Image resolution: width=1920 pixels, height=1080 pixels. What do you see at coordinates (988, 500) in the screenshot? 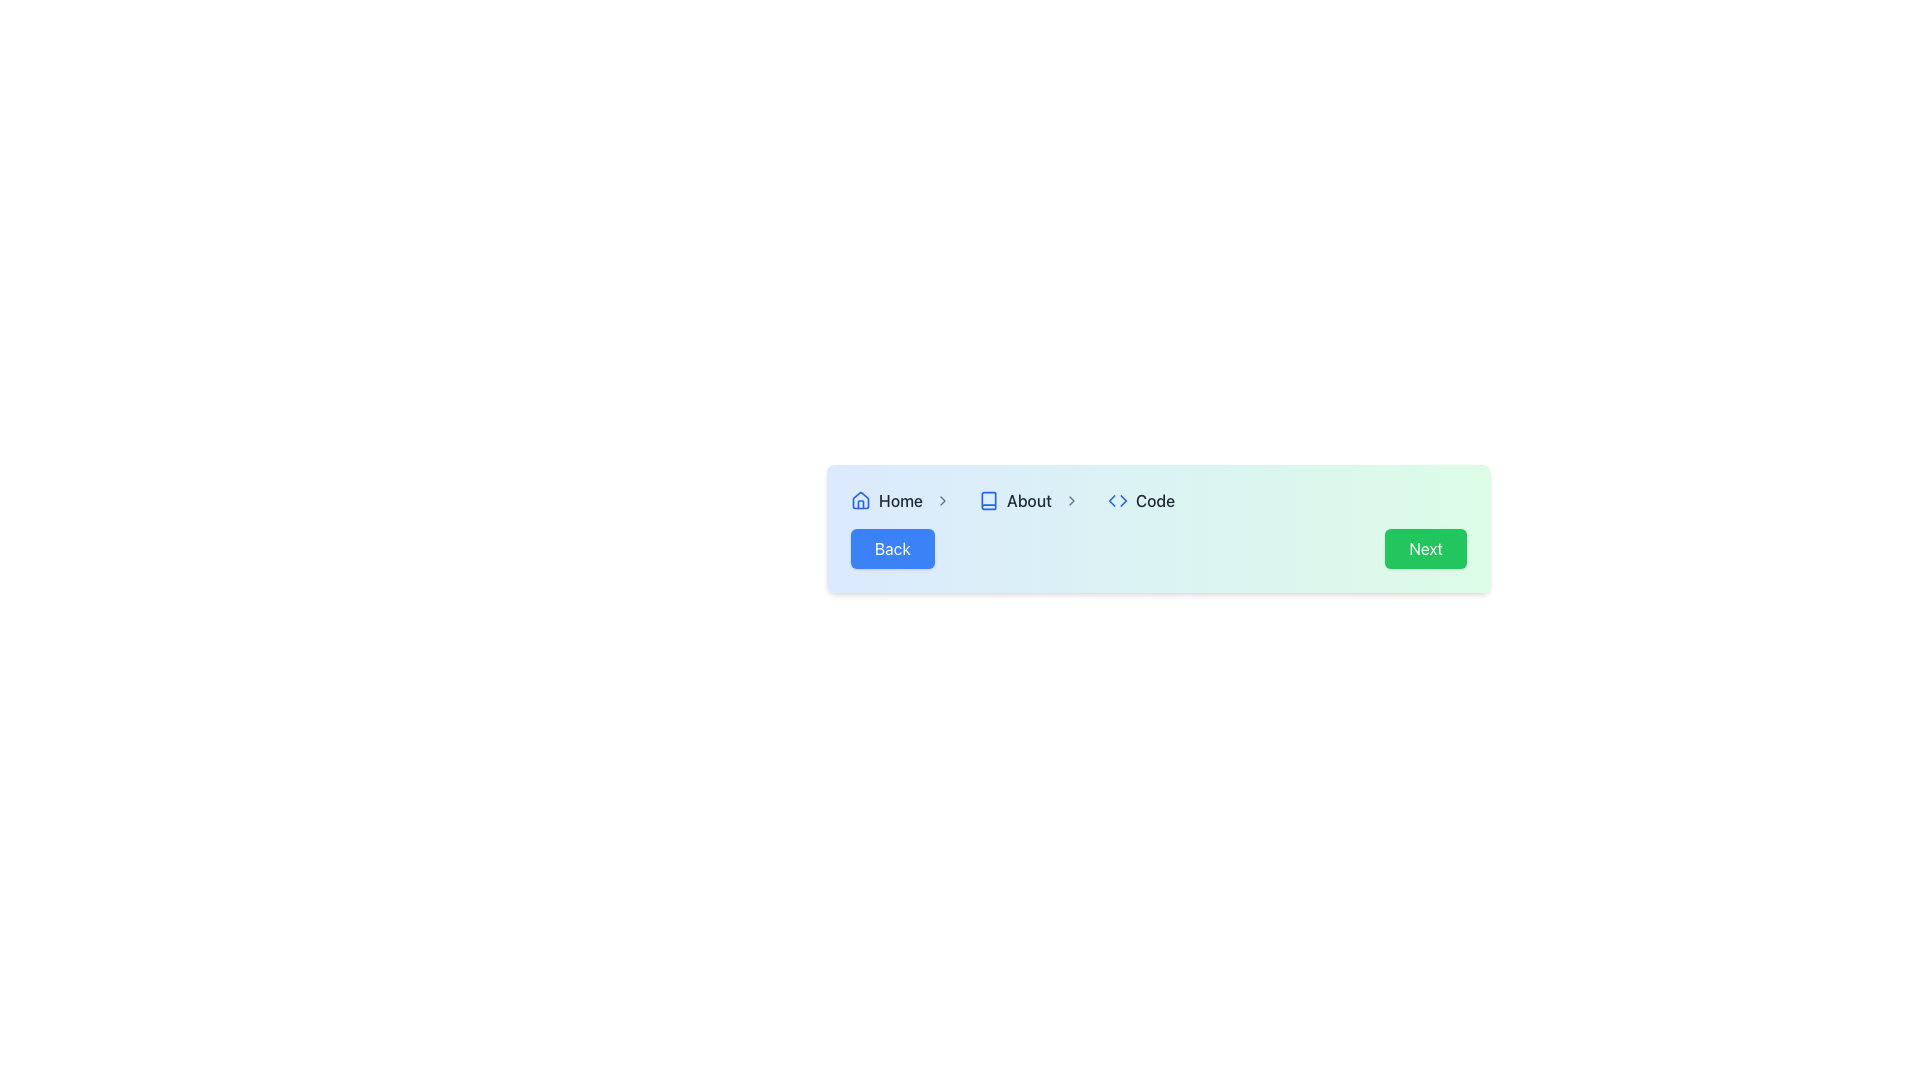
I see `the 'About' icon in the breadcrumb navigation bar, which is located to the left of the text 'About'` at bounding box center [988, 500].